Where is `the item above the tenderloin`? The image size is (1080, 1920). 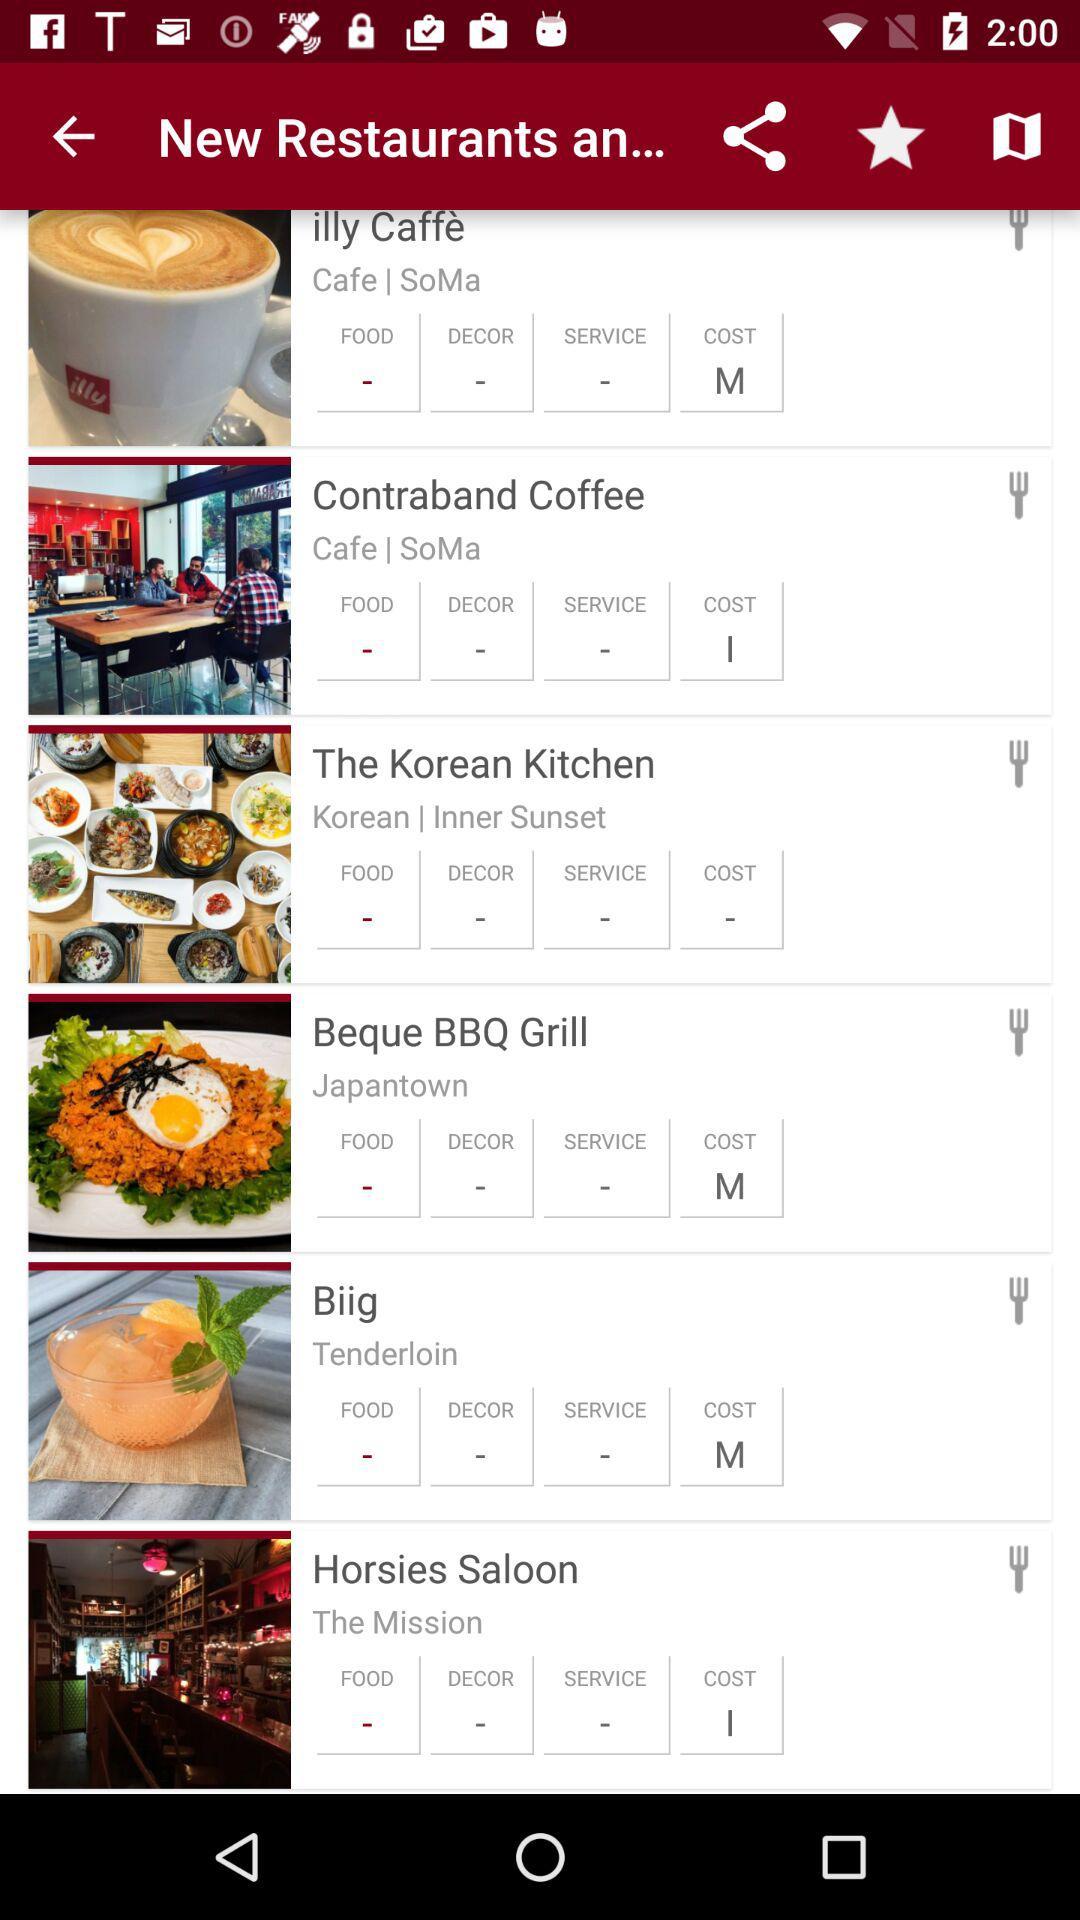 the item above the tenderloin is located at coordinates (650, 1299).